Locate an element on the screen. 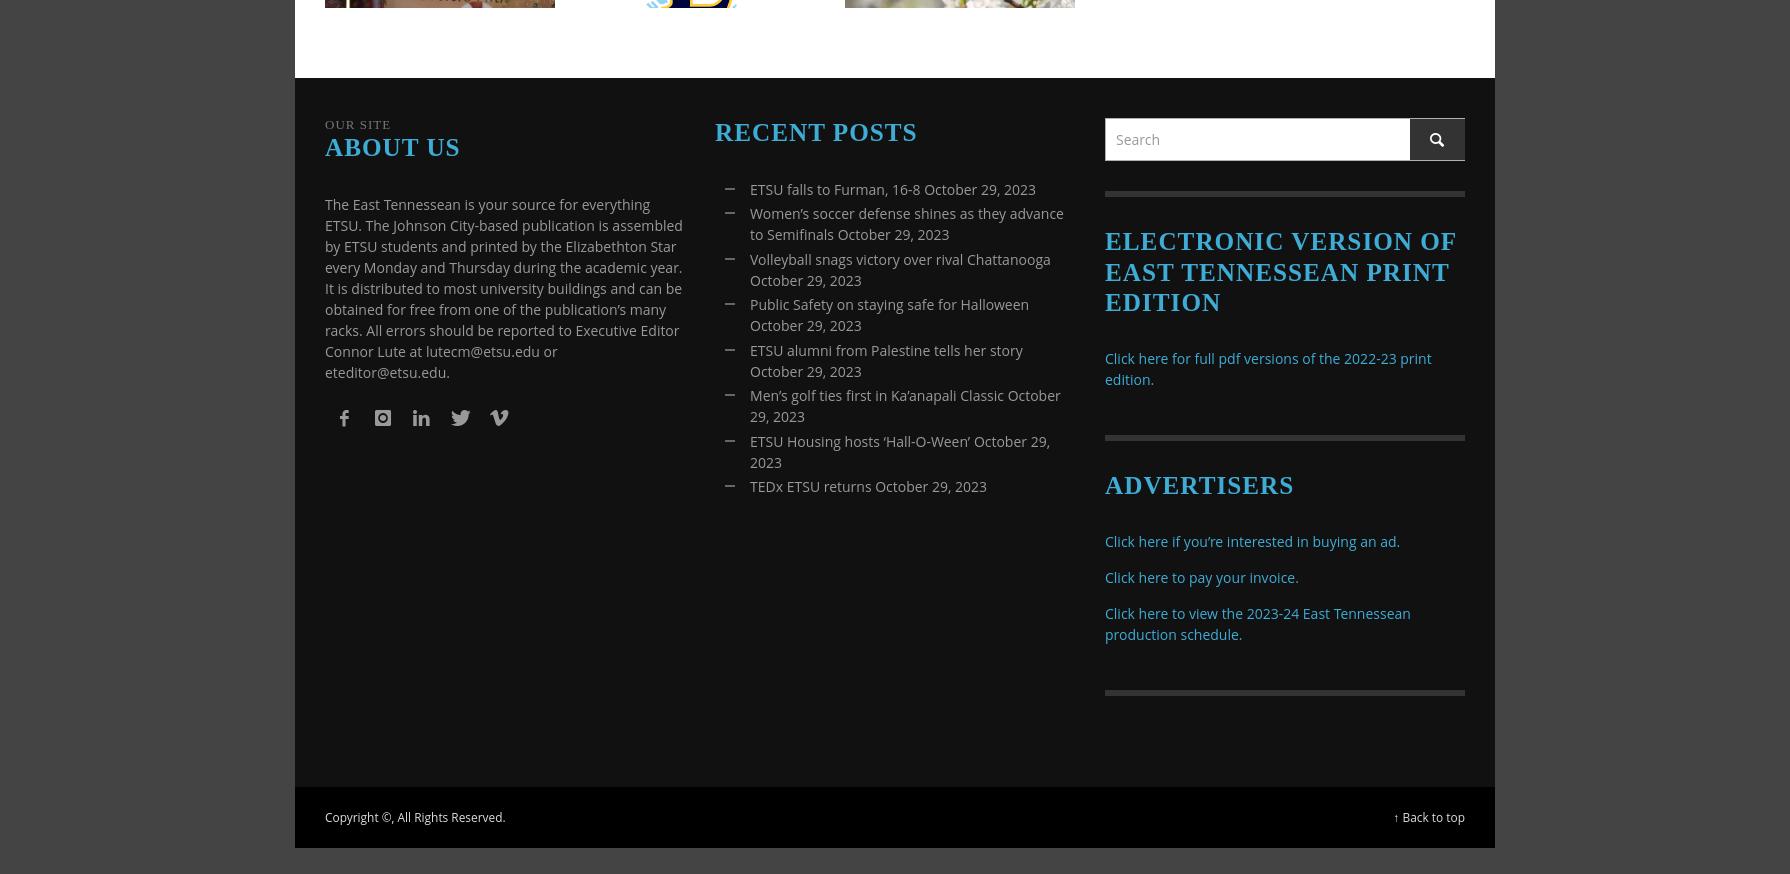 This screenshot has height=874, width=1790. 'Click here to view the 2023-24 East Tennessean production schedule.' is located at coordinates (1104, 623).